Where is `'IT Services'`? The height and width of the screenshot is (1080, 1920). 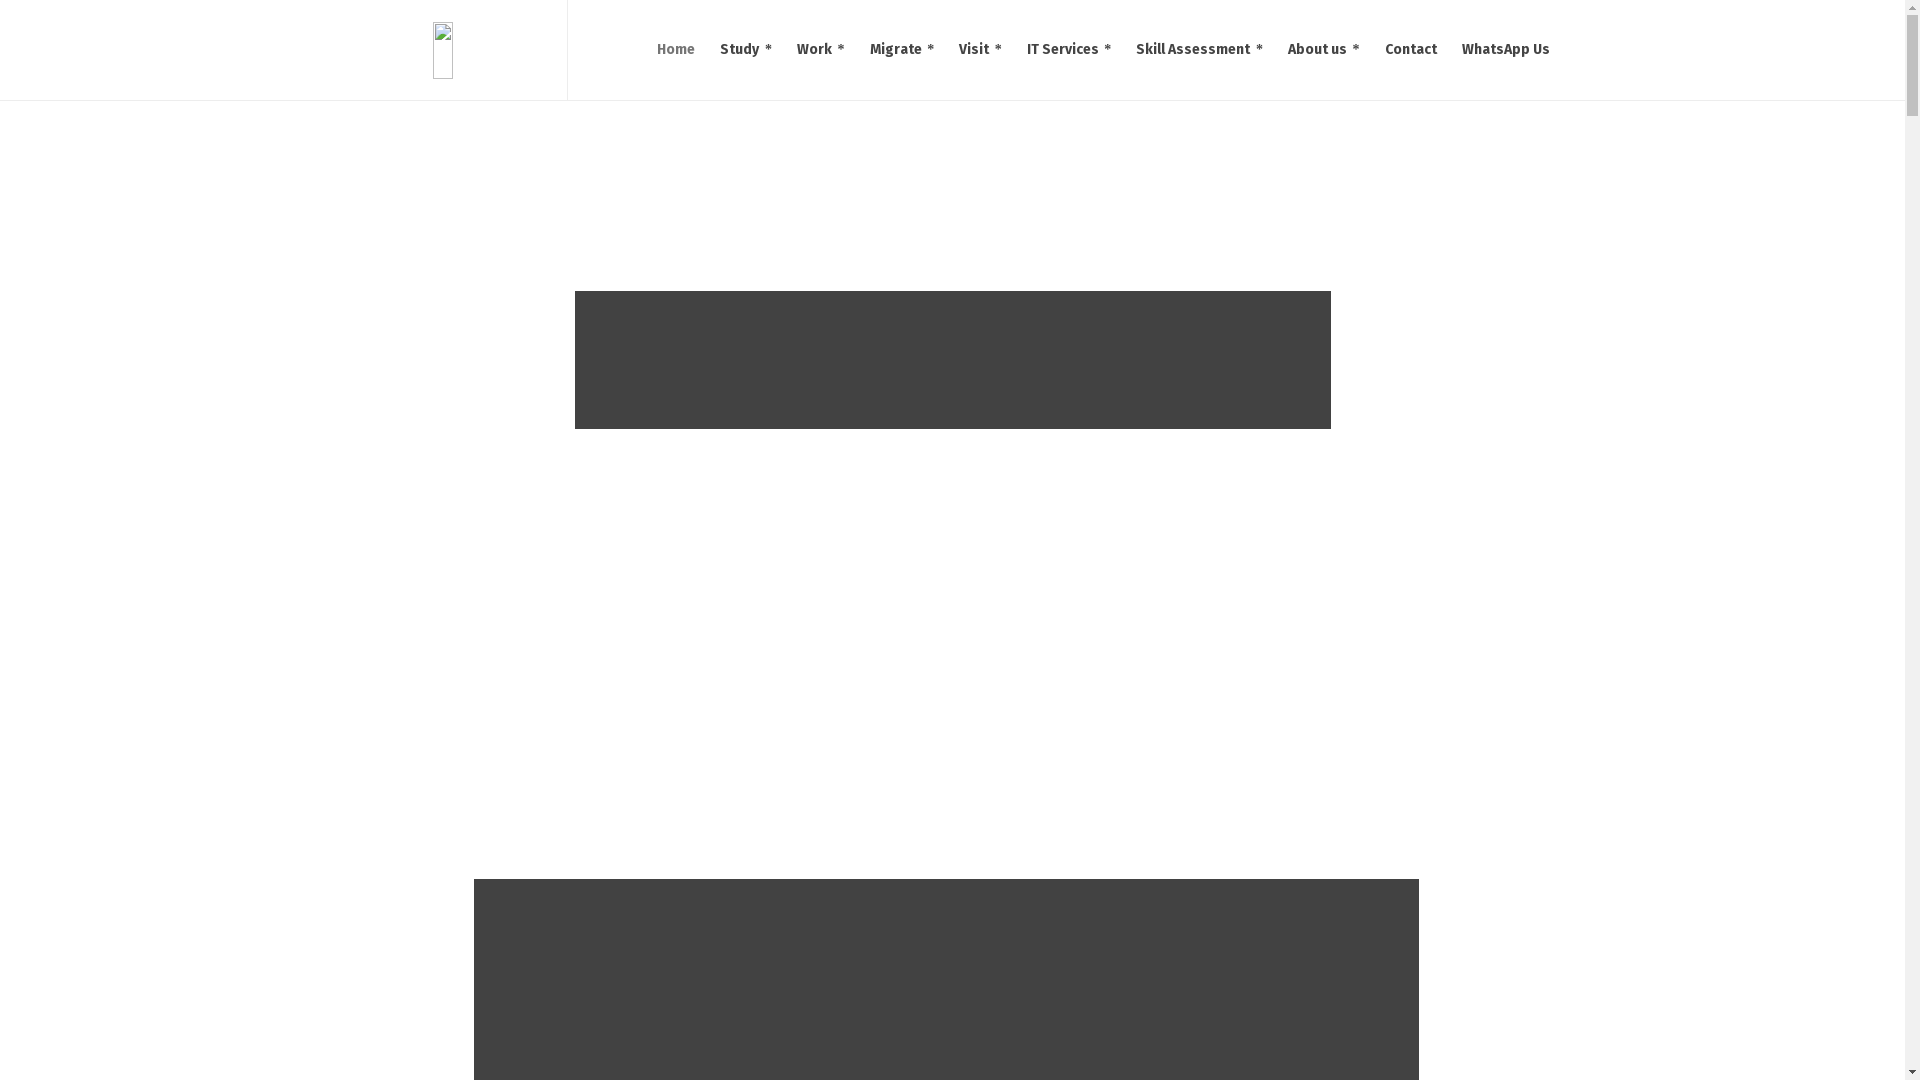
'IT Services' is located at coordinates (1014, 49).